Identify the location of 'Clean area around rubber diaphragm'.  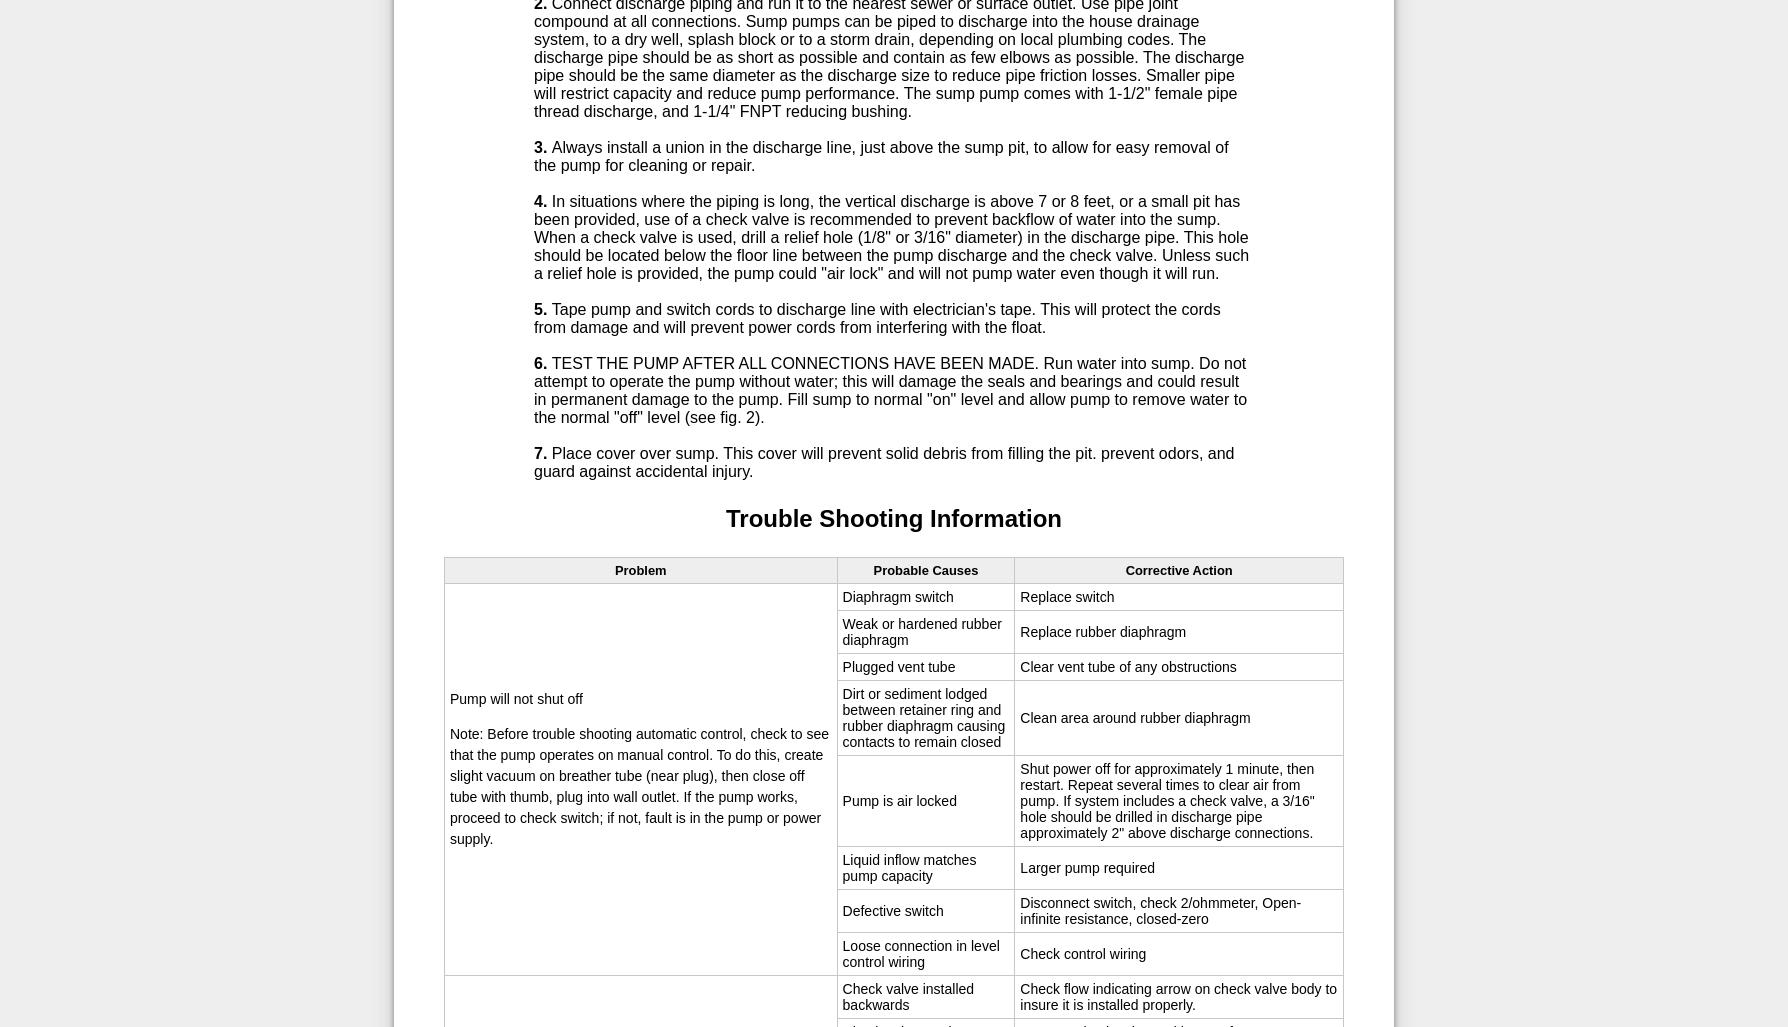
(1134, 716).